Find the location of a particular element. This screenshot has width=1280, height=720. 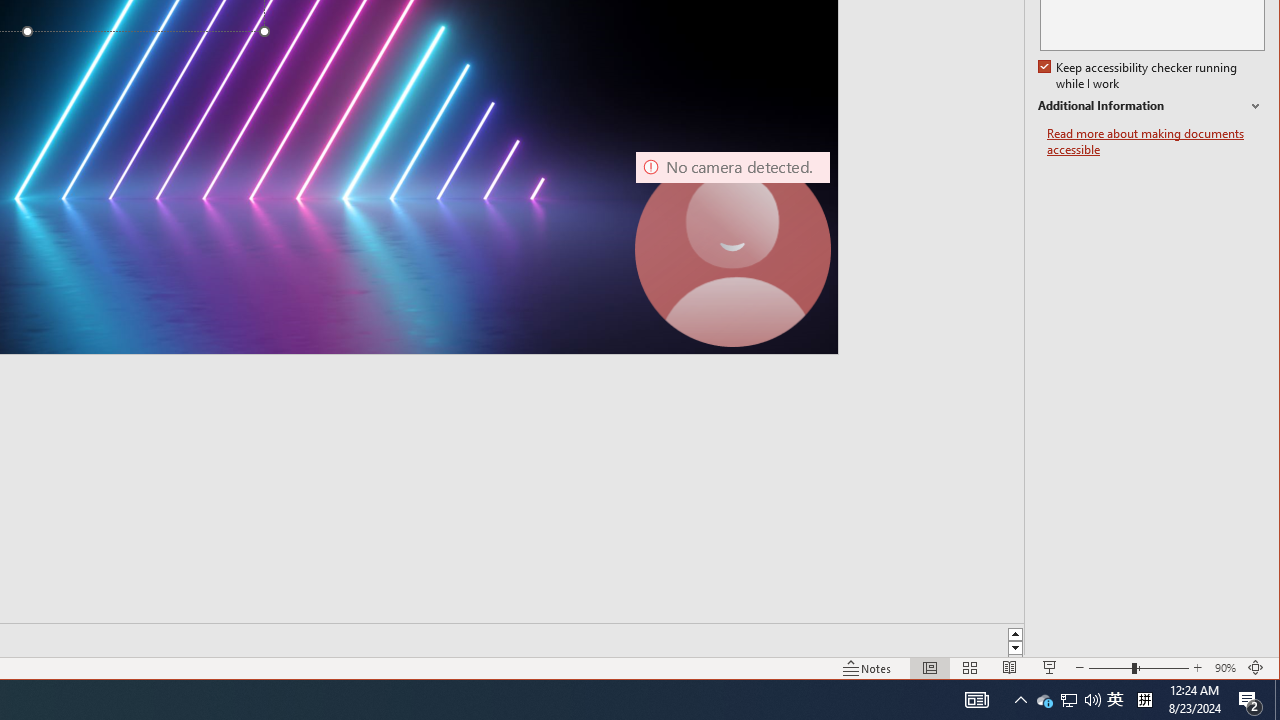

'Line up' is located at coordinates (1015, 633).